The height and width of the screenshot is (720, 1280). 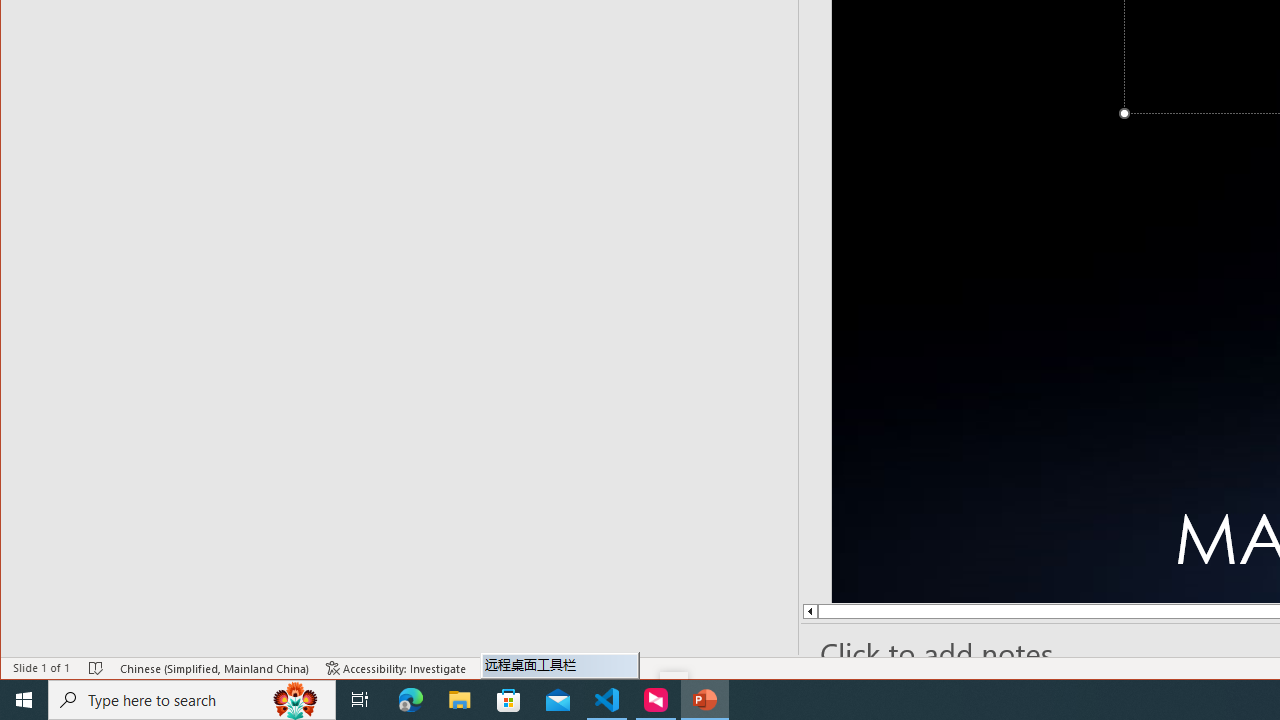 I want to click on 'Type here to search', so click(x=192, y=698).